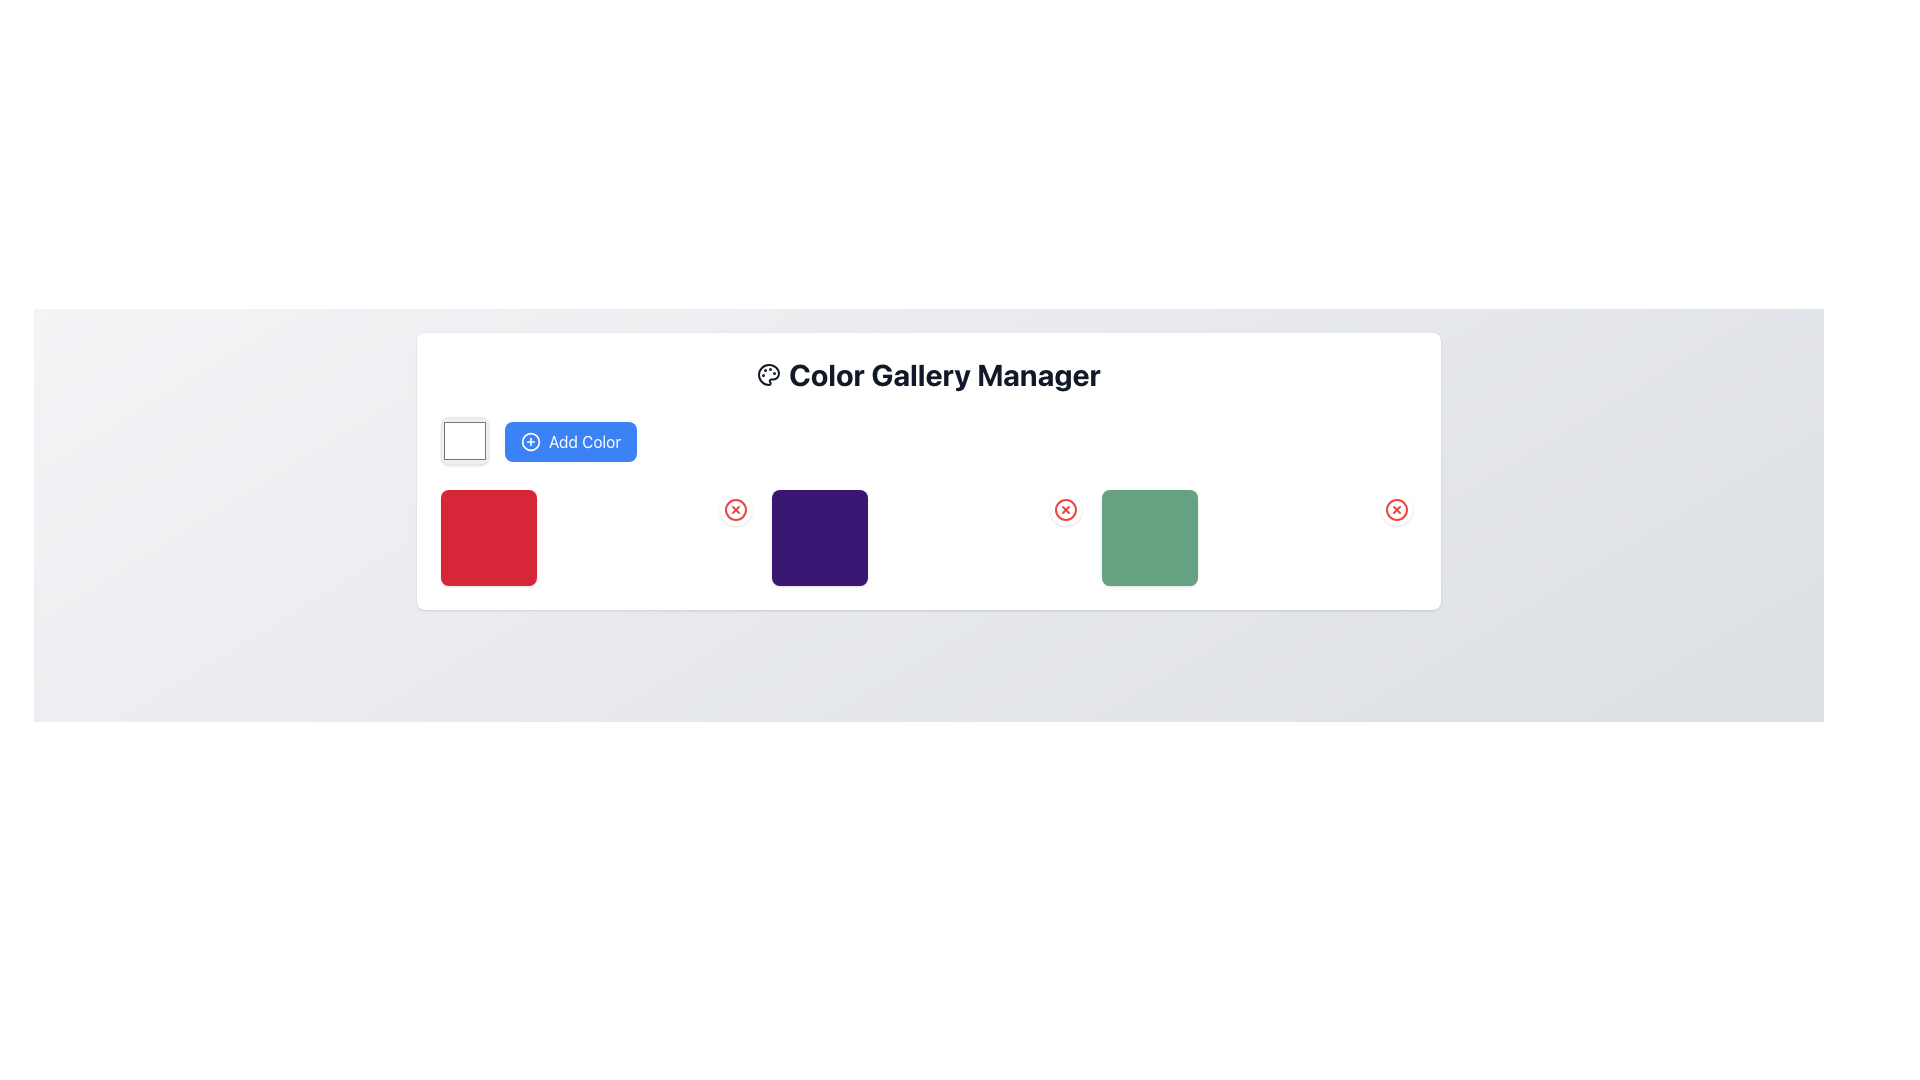 This screenshot has width=1920, height=1080. I want to click on the circular button with a white background, red border, and 'X' icon located at the top-right corner of the green square box panel, so click(1395, 508).